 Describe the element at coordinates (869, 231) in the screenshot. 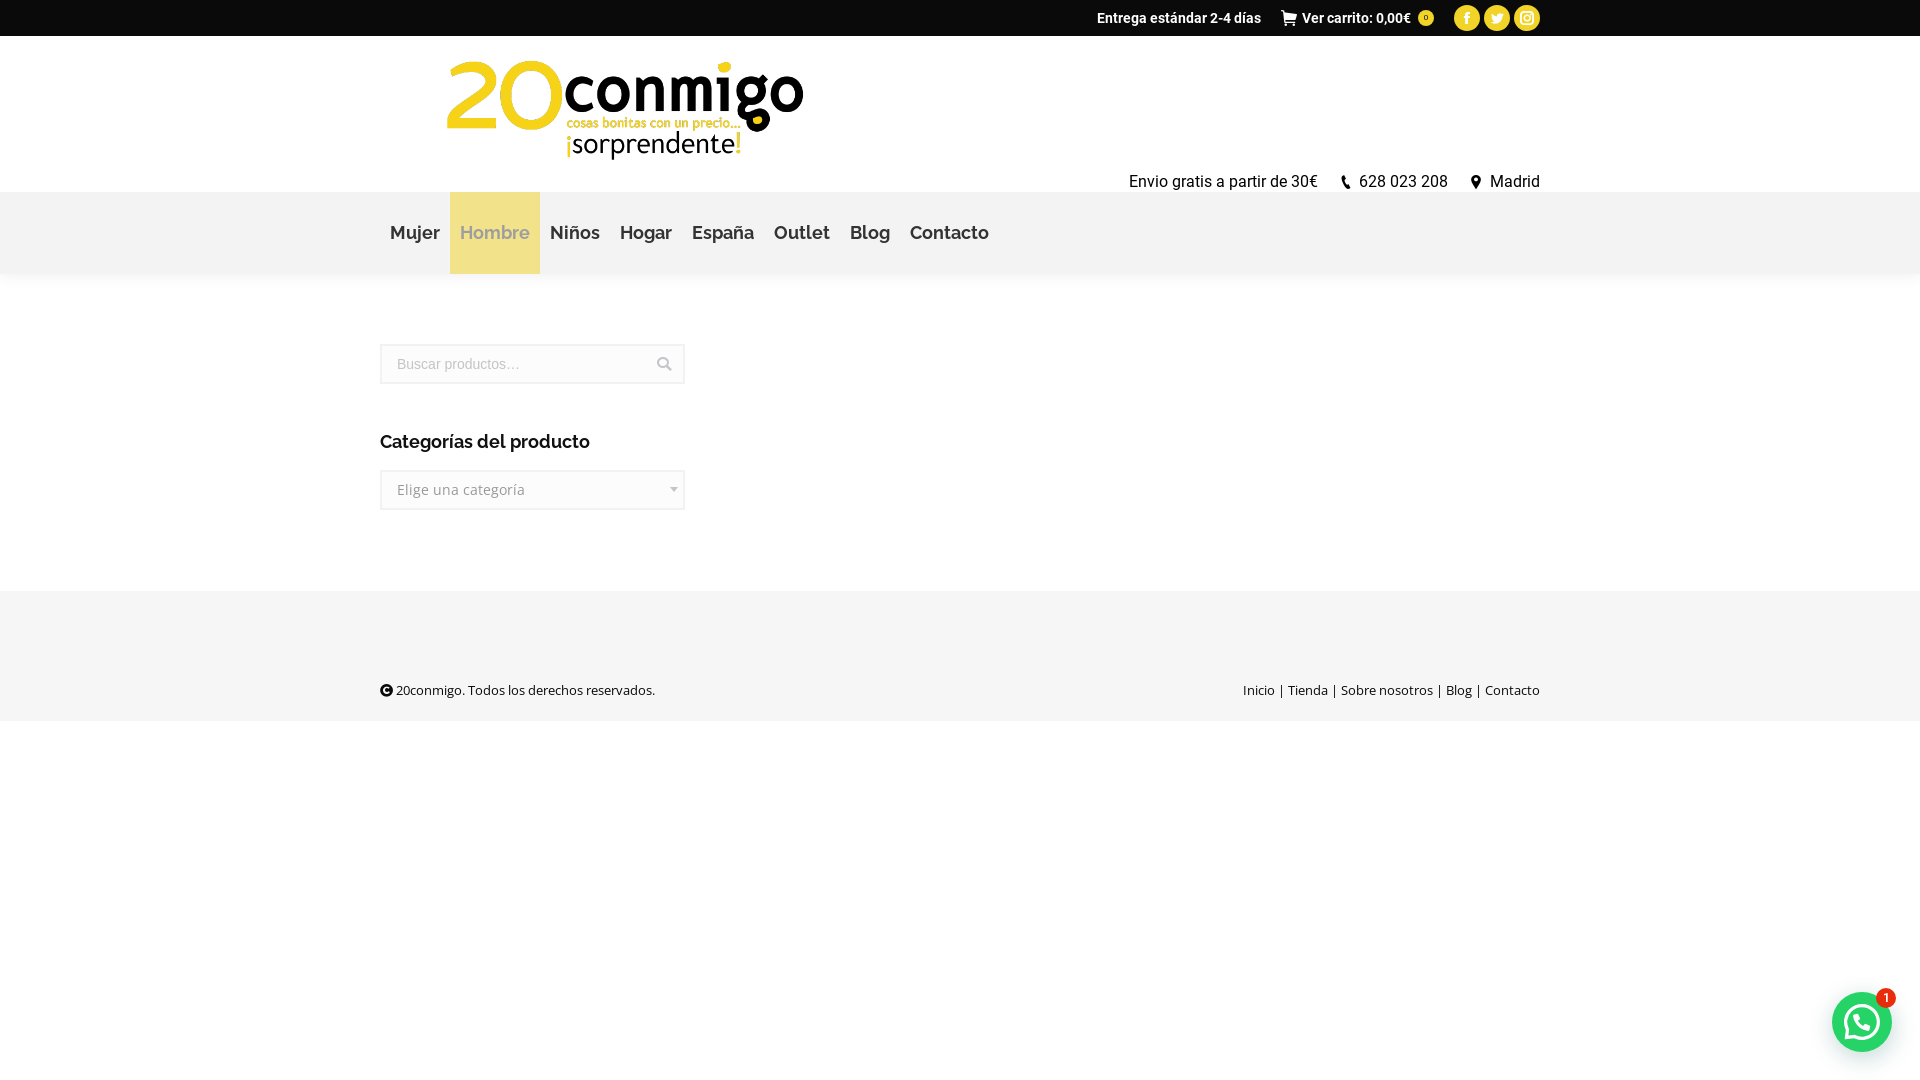

I see `'Blog'` at that location.